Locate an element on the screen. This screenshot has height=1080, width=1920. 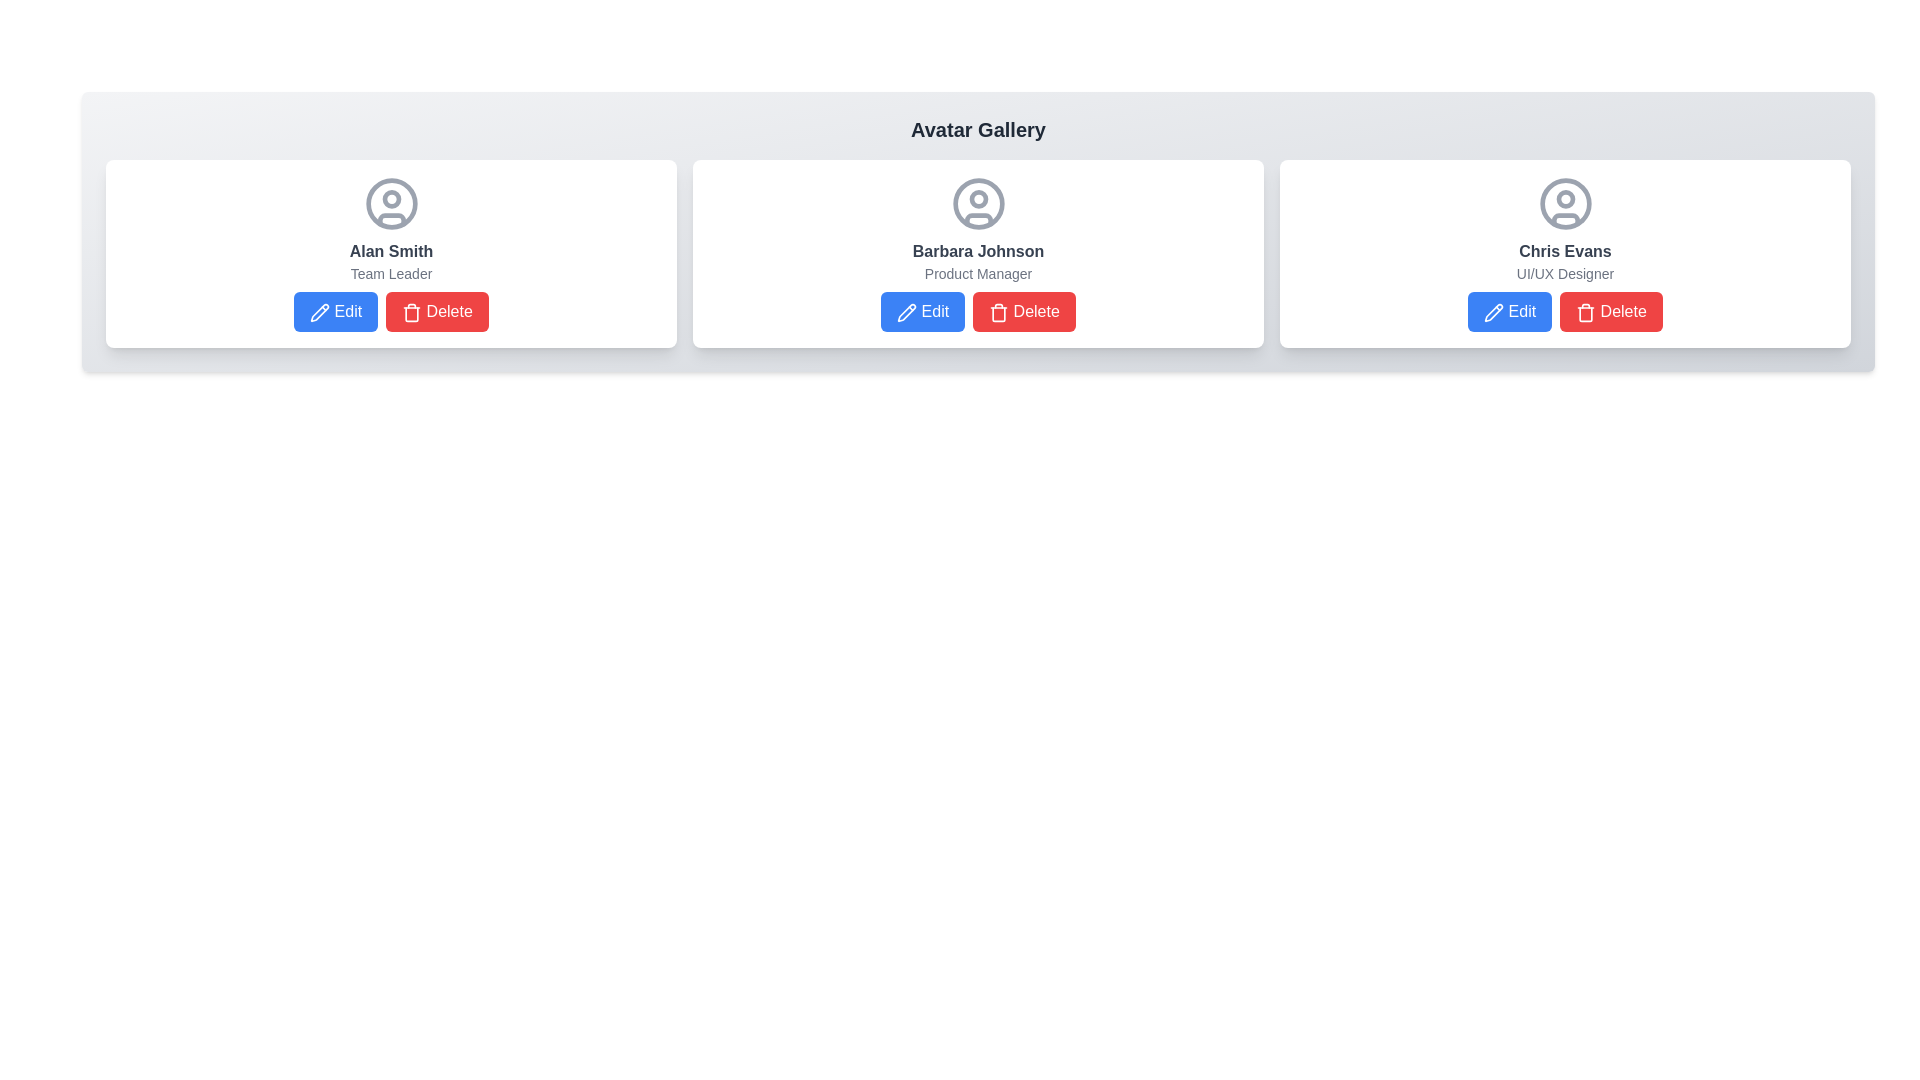
the button that allows users to start editing the information associated with 'Chris Evans' is located at coordinates (1510, 312).